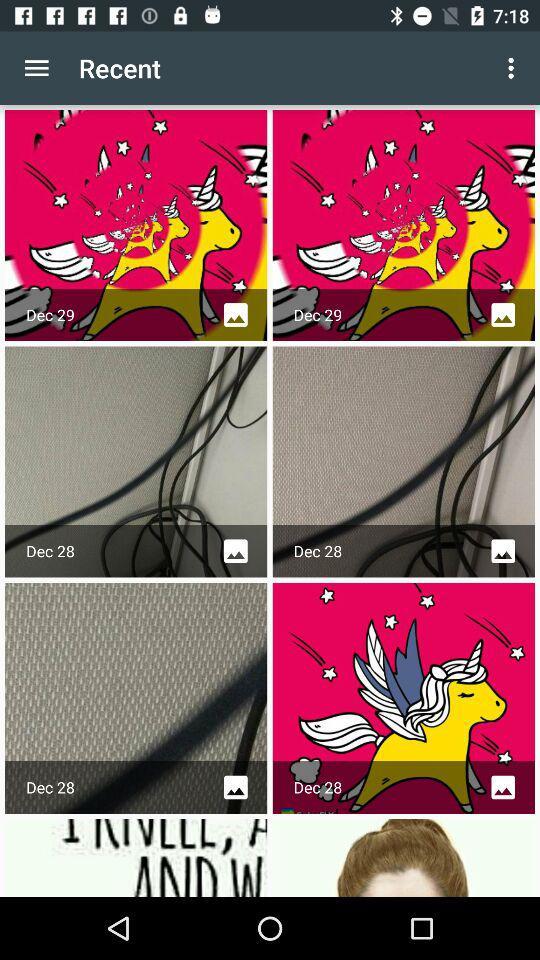 The width and height of the screenshot is (540, 960). Describe the element at coordinates (36, 68) in the screenshot. I see `the app next to recent item` at that location.